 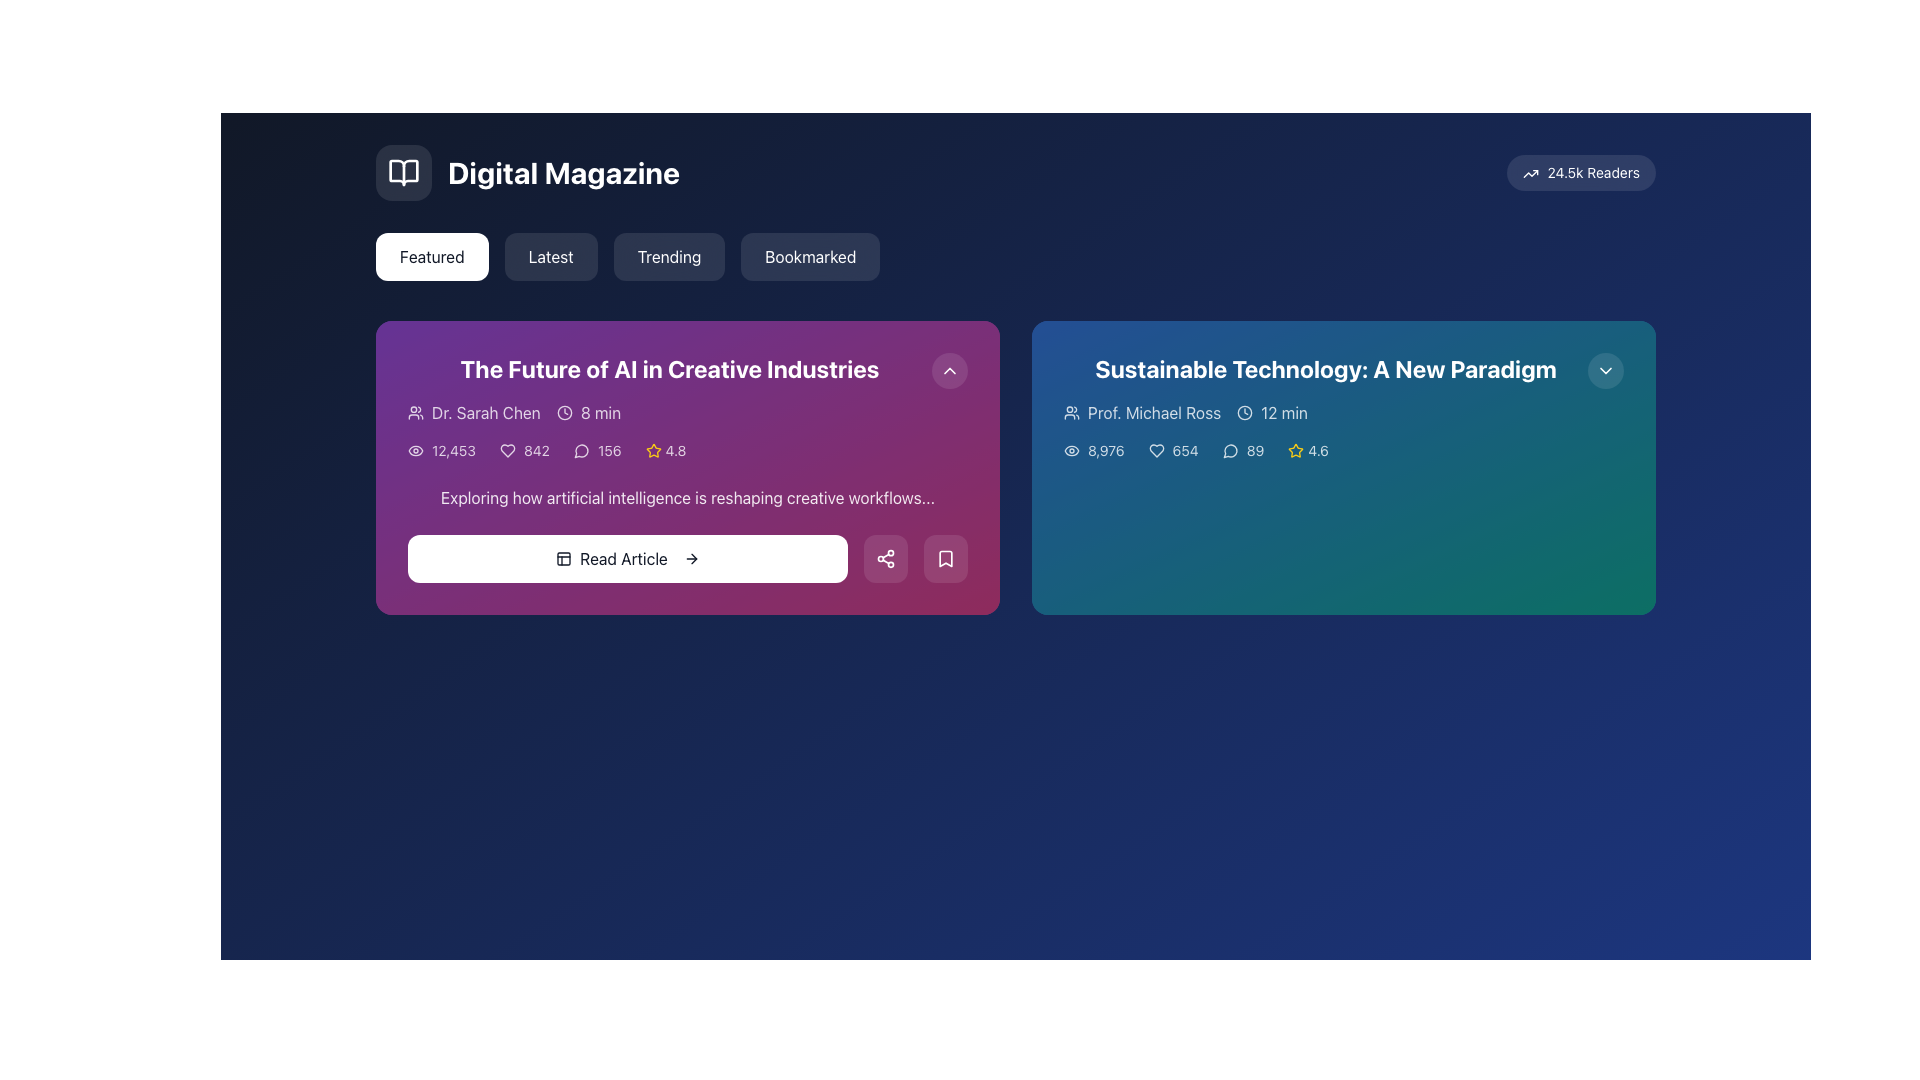 I want to click on the call-to-action button located at the bottom of the card titled 'The Future of AI in Creative Industries', so click(x=687, y=559).